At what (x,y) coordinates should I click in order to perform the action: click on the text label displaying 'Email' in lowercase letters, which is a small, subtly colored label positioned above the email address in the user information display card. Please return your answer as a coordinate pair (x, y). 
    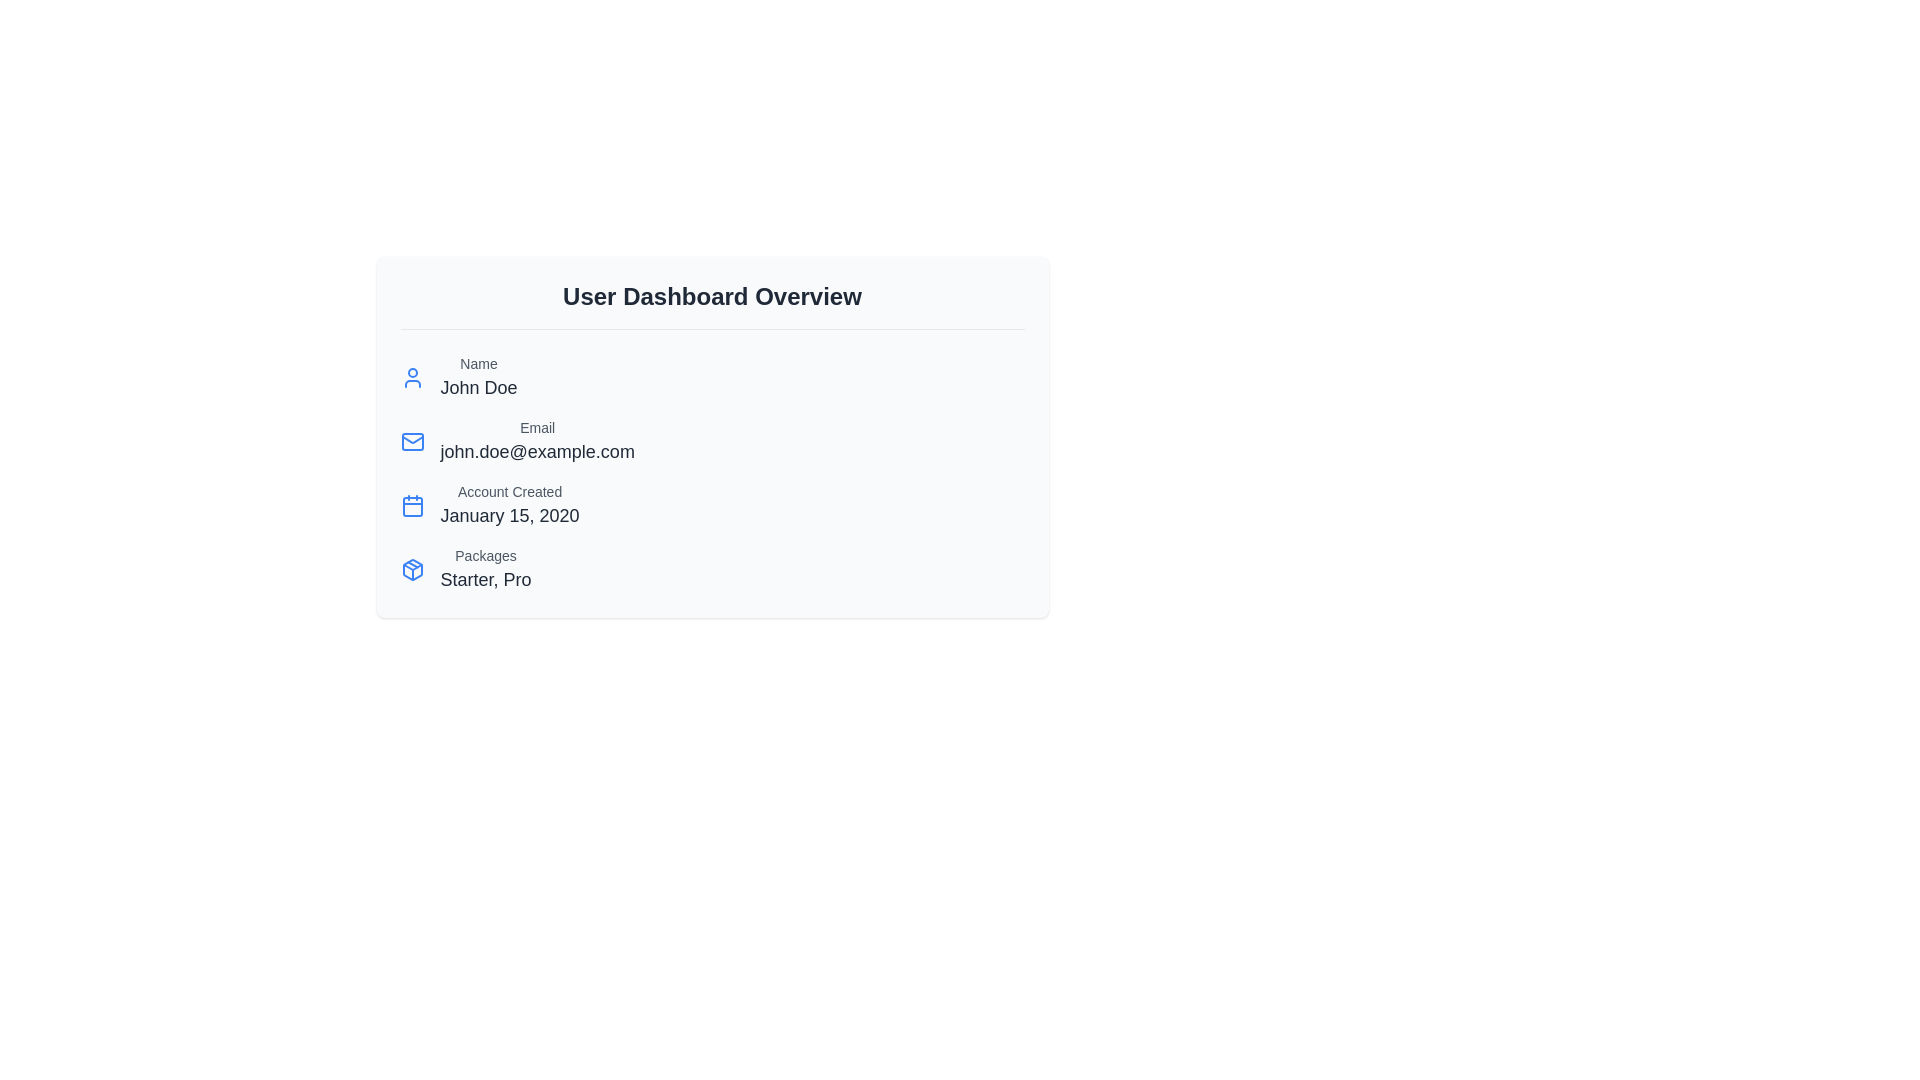
    Looking at the image, I should click on (537, 427).